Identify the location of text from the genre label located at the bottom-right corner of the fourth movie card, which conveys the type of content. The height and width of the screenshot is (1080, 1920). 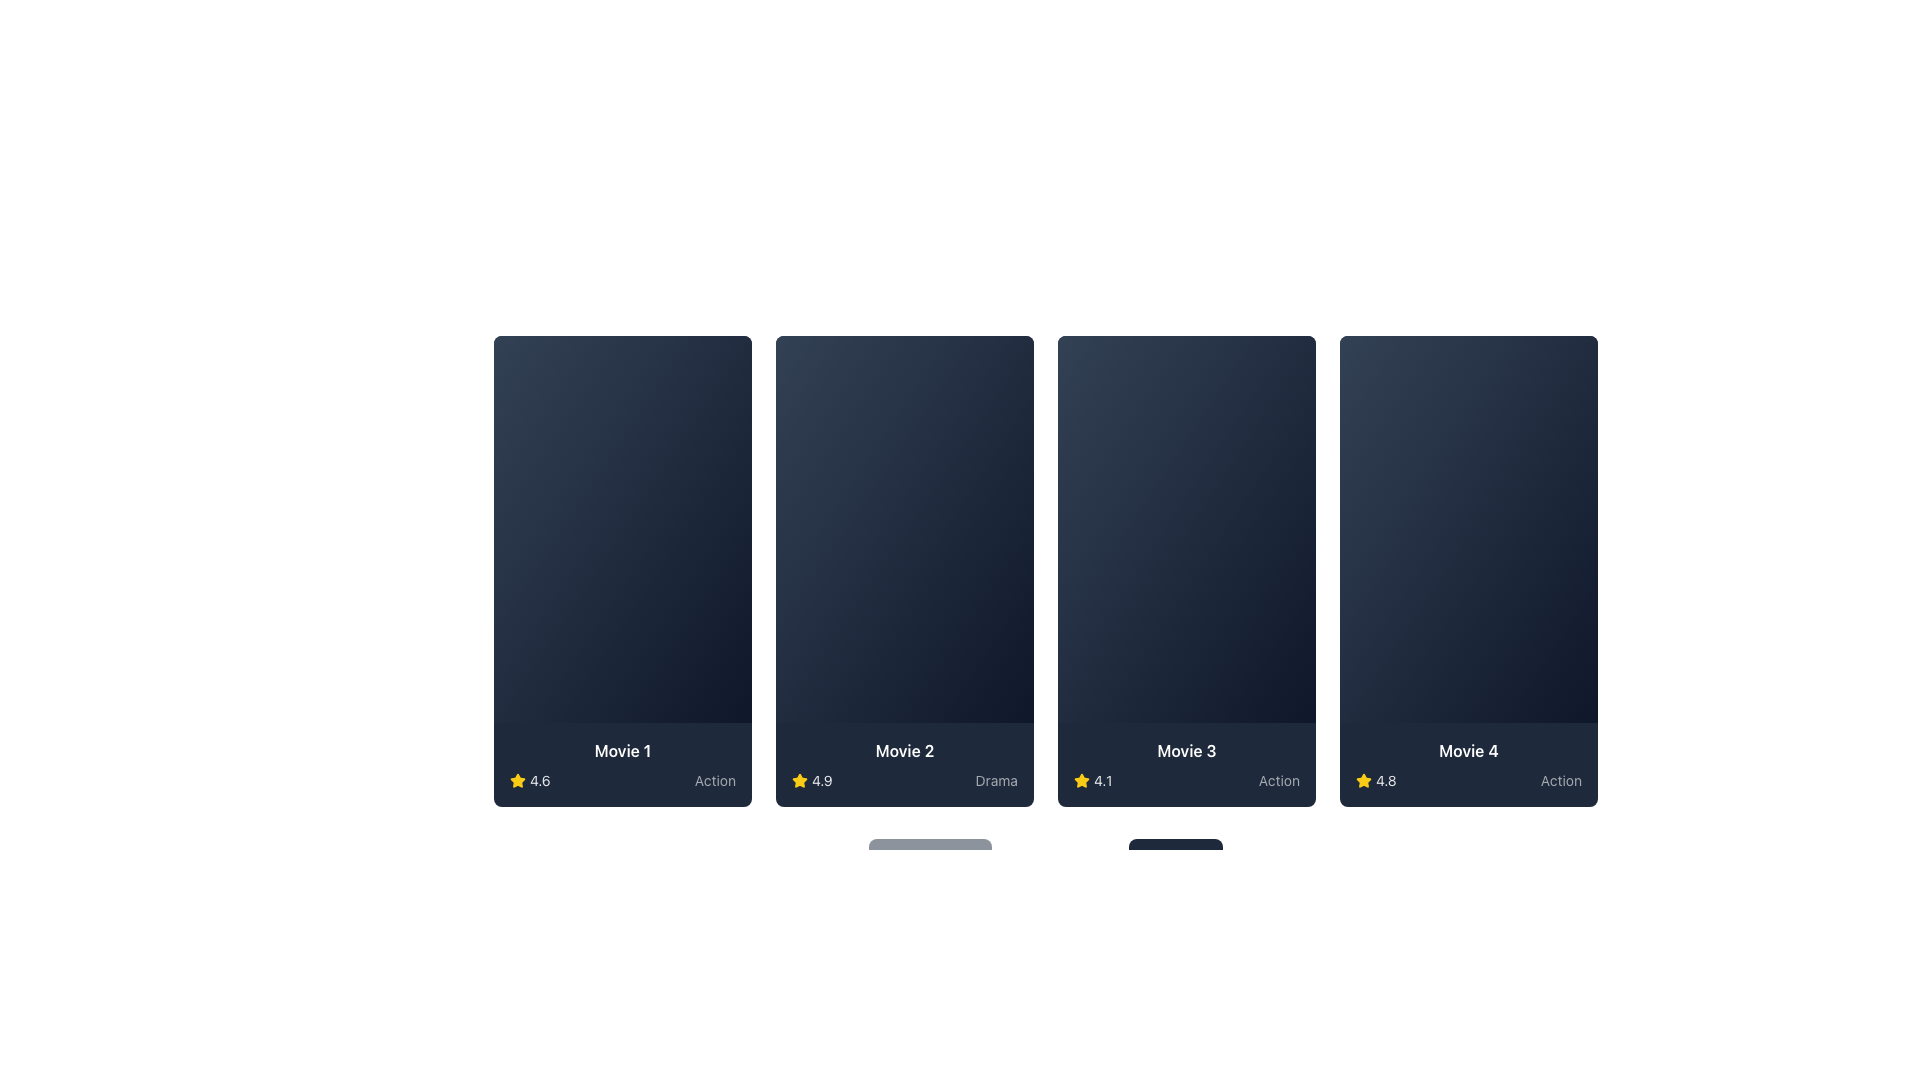
(1560, 779).